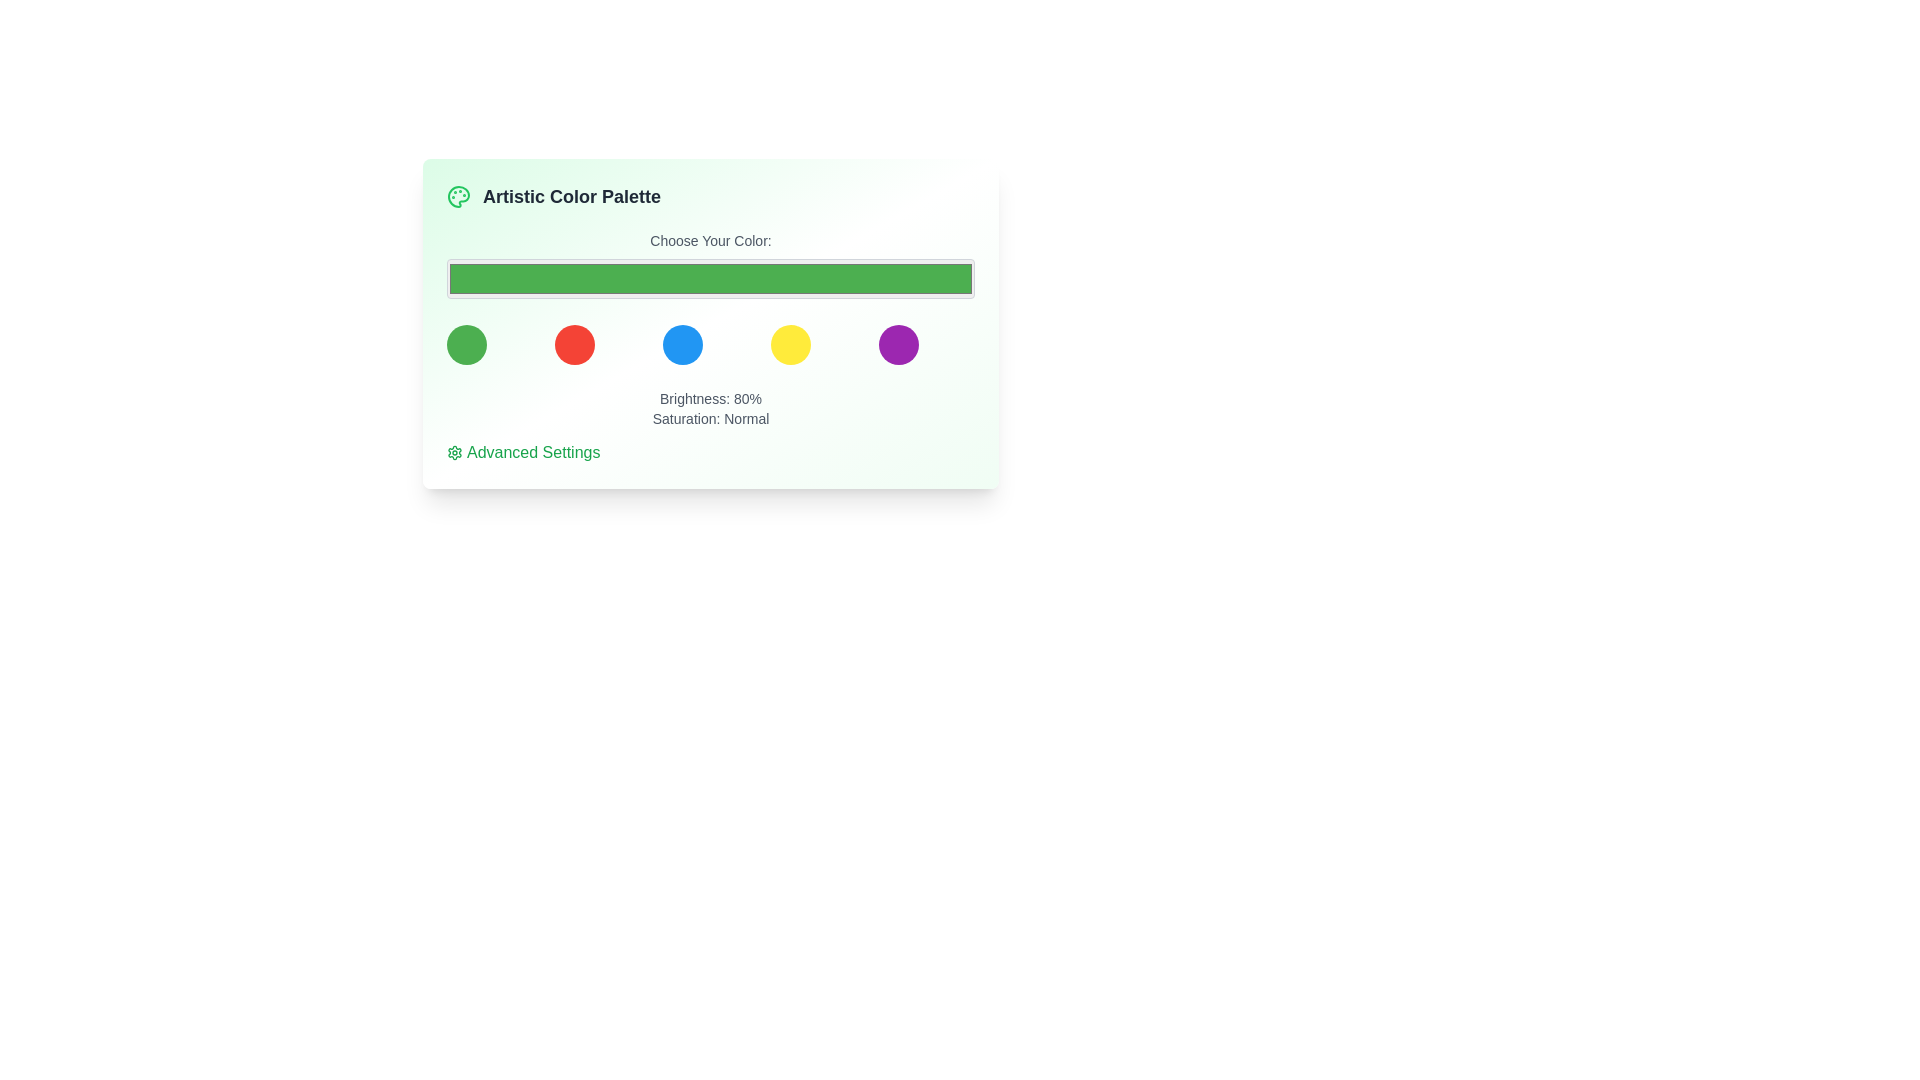  I want to click on the first selectable circular button in the color selection grid to observe the border change, so click(465, 343).